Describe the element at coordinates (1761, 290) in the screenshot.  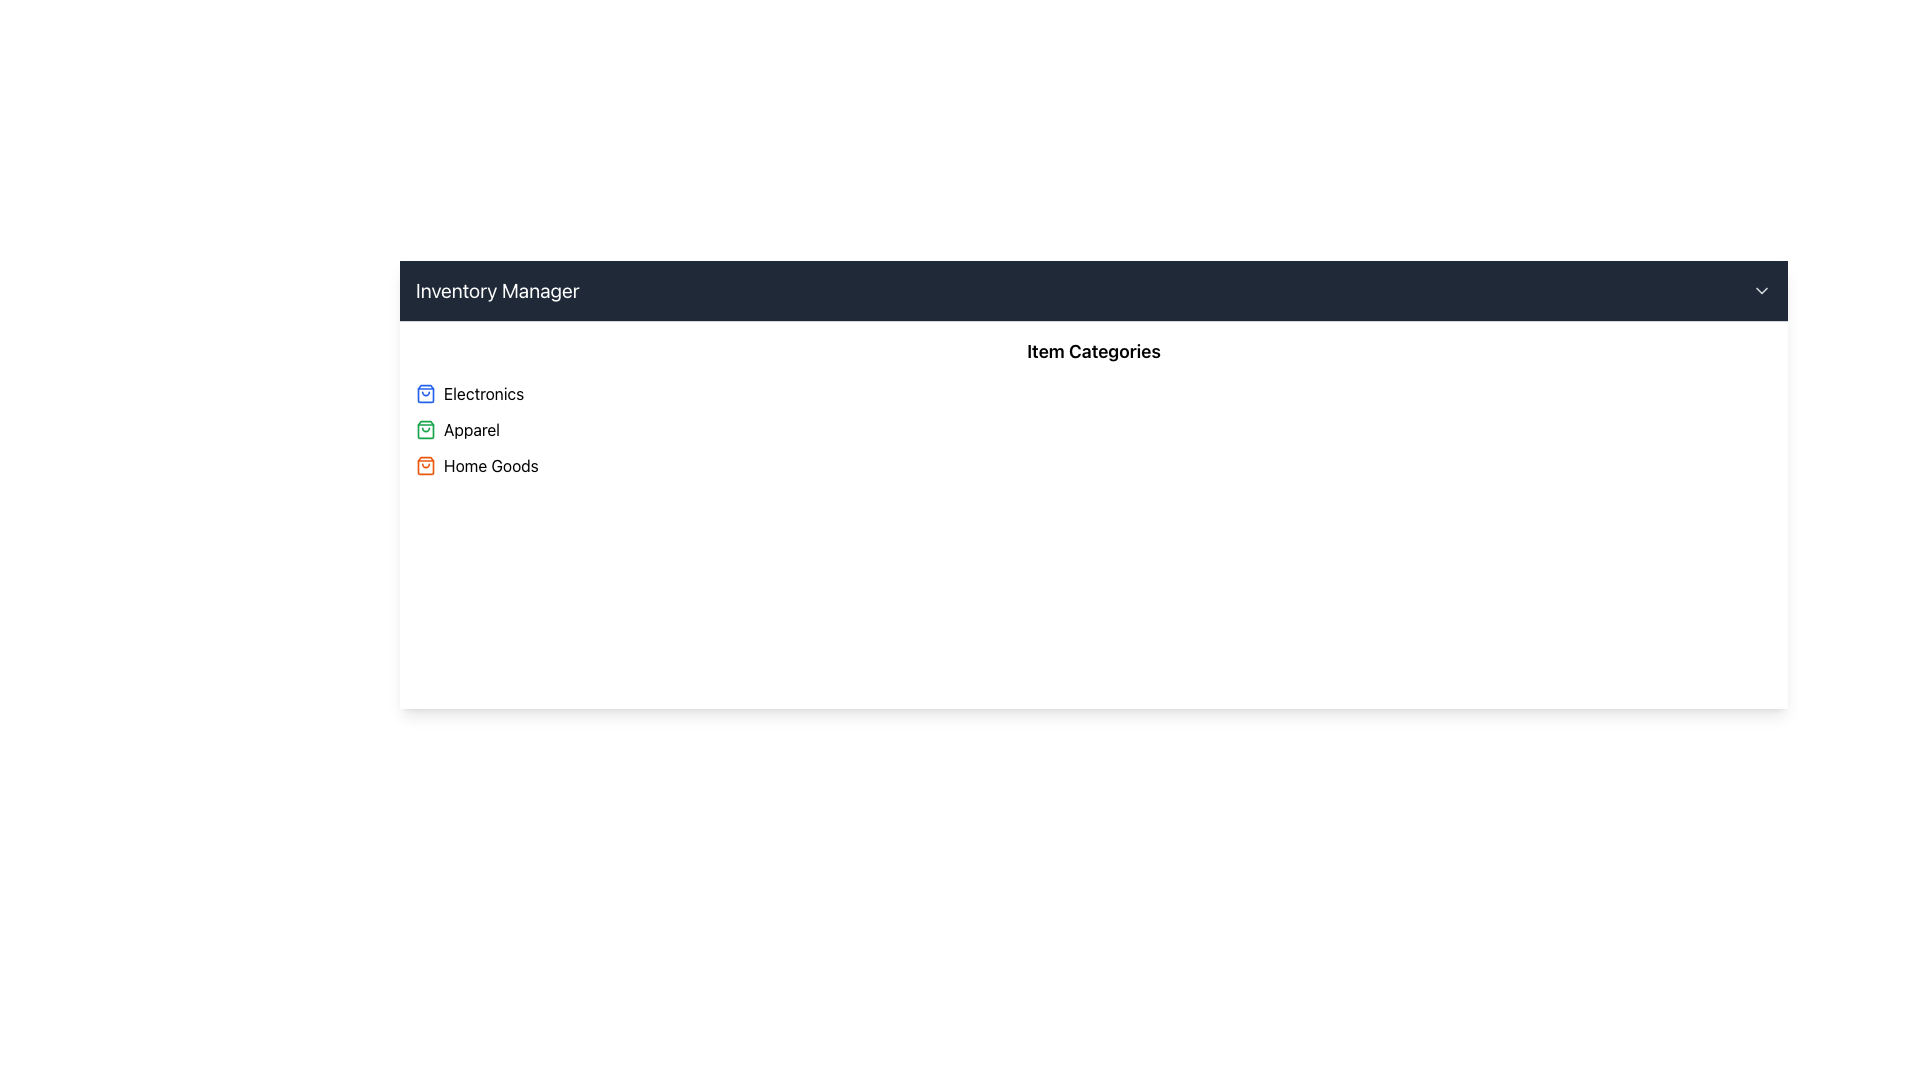
I see `the button located at the far right of the header bar` at that location.